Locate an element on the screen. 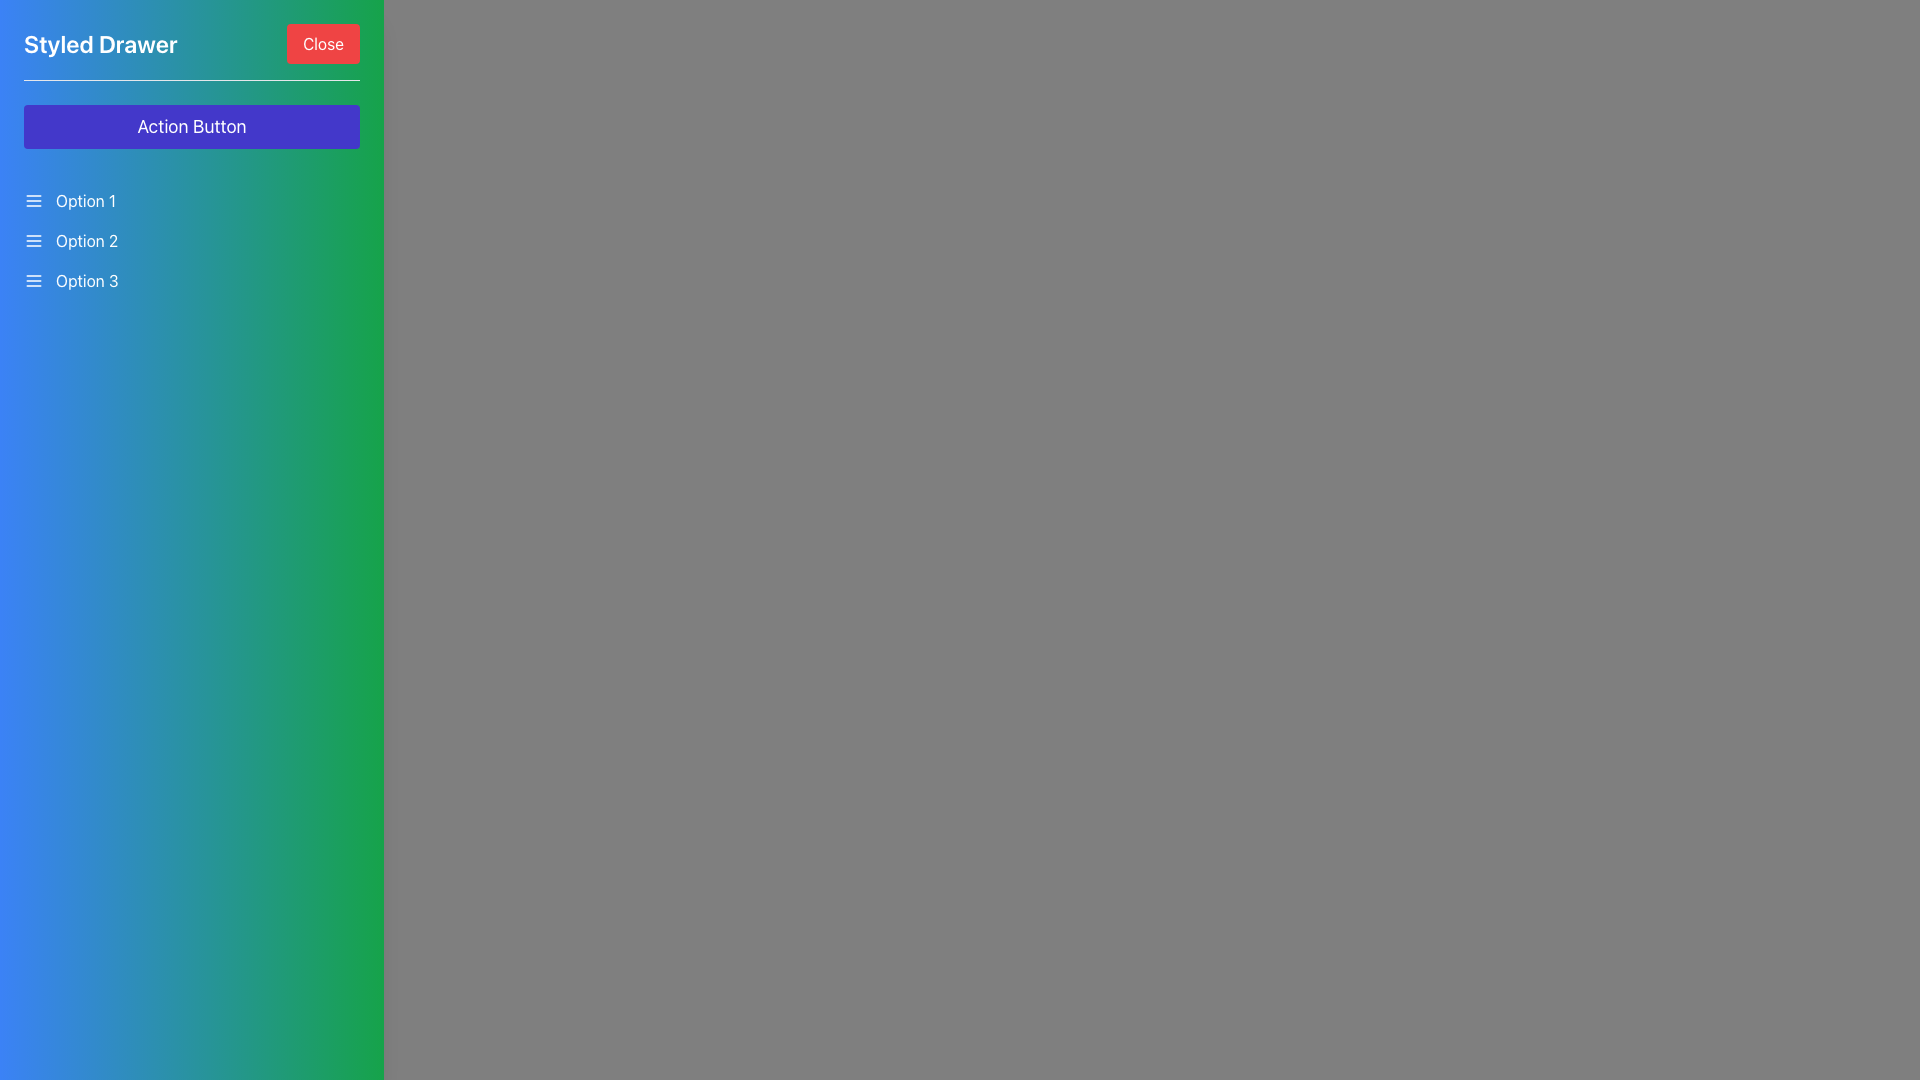  the group of labeled options with accompanying icons located below the 'Action Button', which includes 'Option 1', 'Option 2', and 'Option 3' is located at coordinates (192, 239).